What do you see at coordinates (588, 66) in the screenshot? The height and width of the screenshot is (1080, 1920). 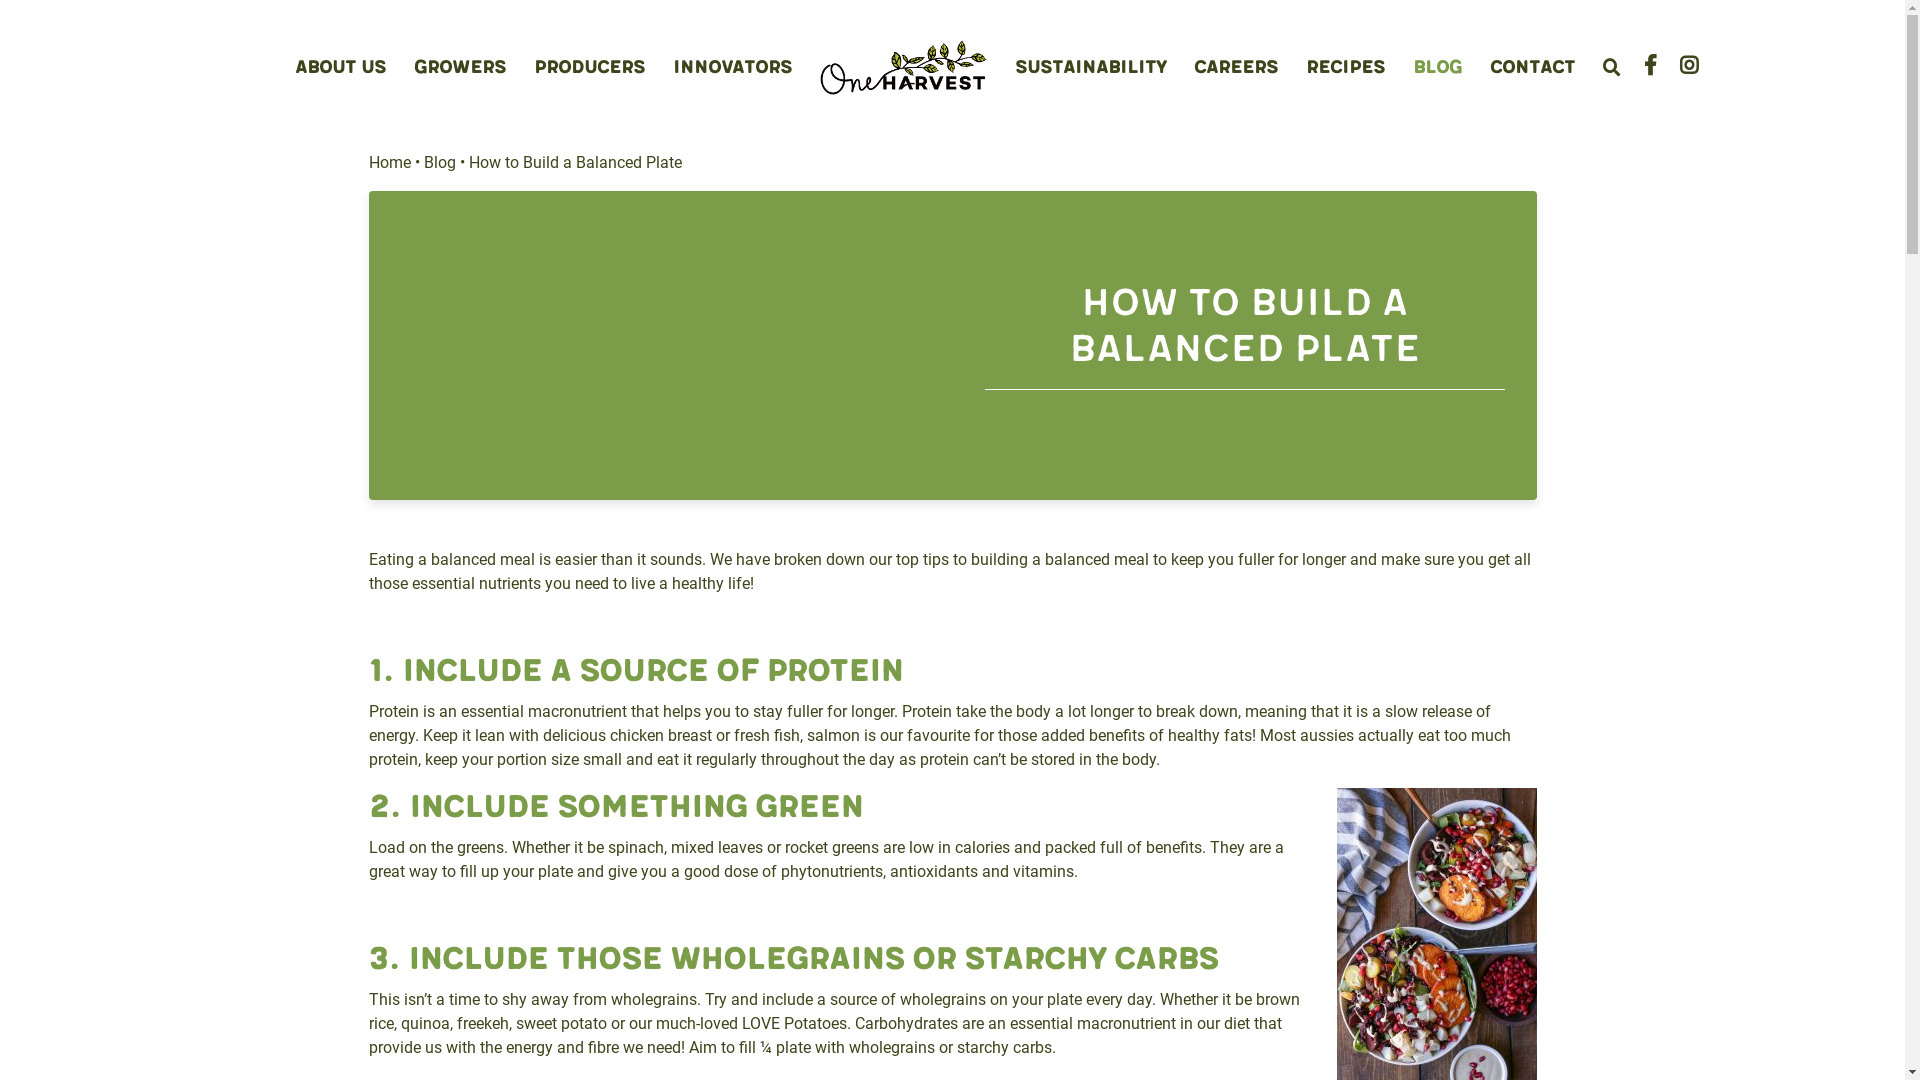 I see `'PRODUCERS'` at bounding box center [588, 66].